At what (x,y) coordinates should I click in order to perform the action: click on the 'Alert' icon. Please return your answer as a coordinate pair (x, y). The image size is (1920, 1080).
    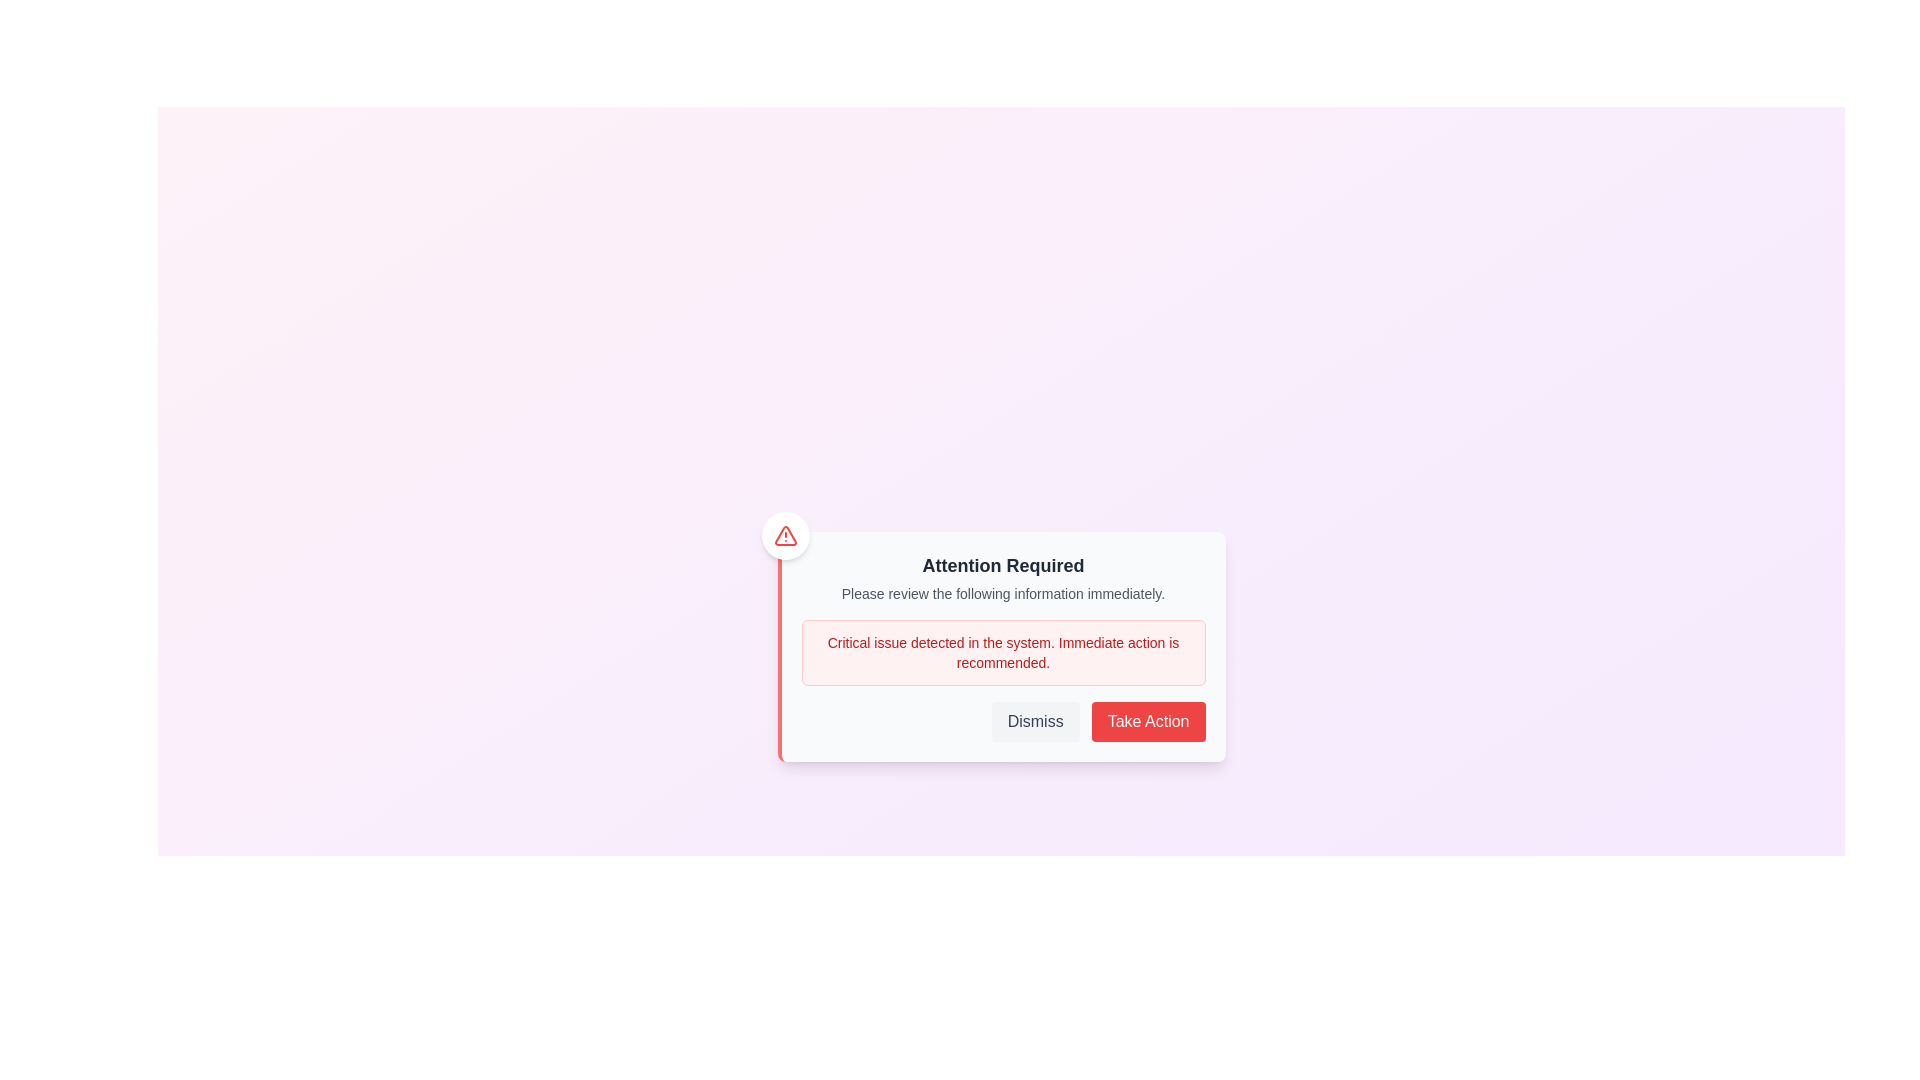
    Looking at the image, I should click on (784, 535).